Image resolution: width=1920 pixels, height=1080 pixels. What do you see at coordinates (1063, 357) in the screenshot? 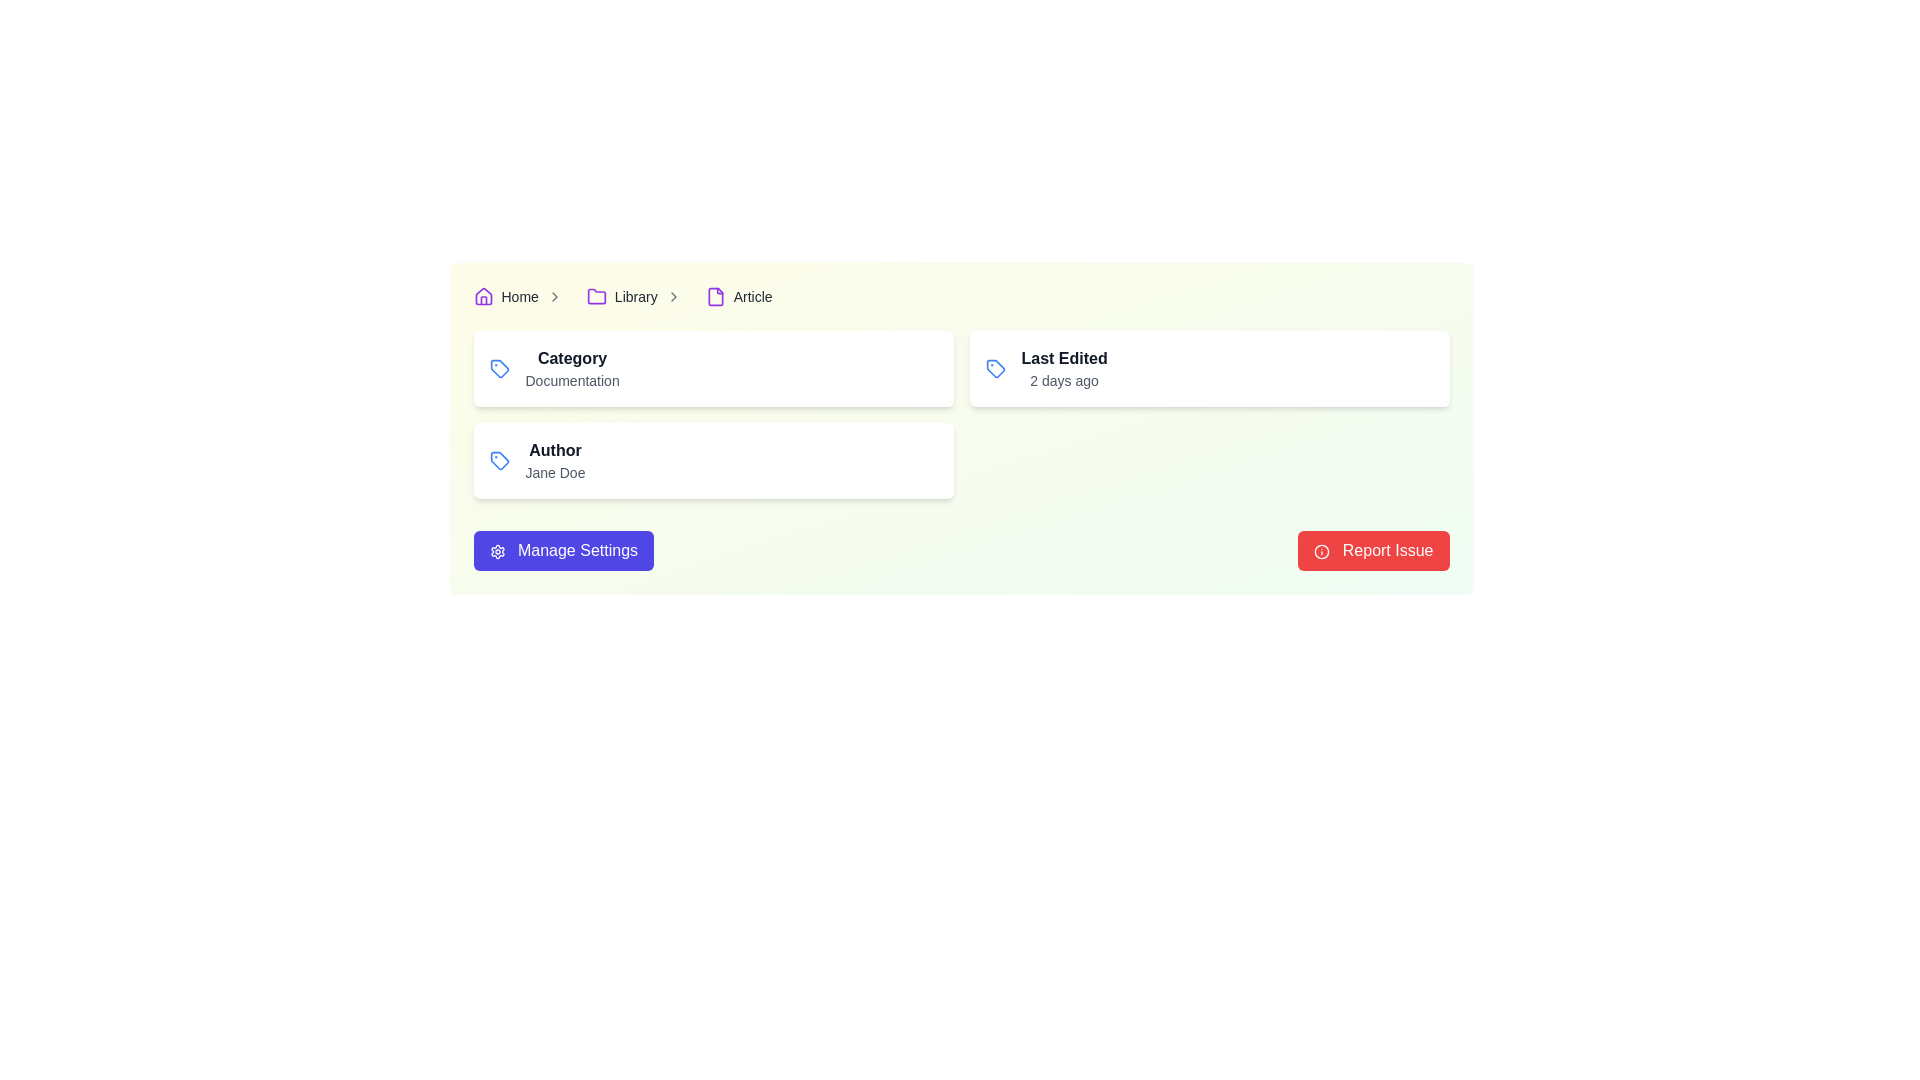
I see `the static text element displaying 'Last Edited', which is styled in dark gray and positioned above the text '2 days ago' within a card on the upper-right side of the interface` at bounding box center [1063, 357].